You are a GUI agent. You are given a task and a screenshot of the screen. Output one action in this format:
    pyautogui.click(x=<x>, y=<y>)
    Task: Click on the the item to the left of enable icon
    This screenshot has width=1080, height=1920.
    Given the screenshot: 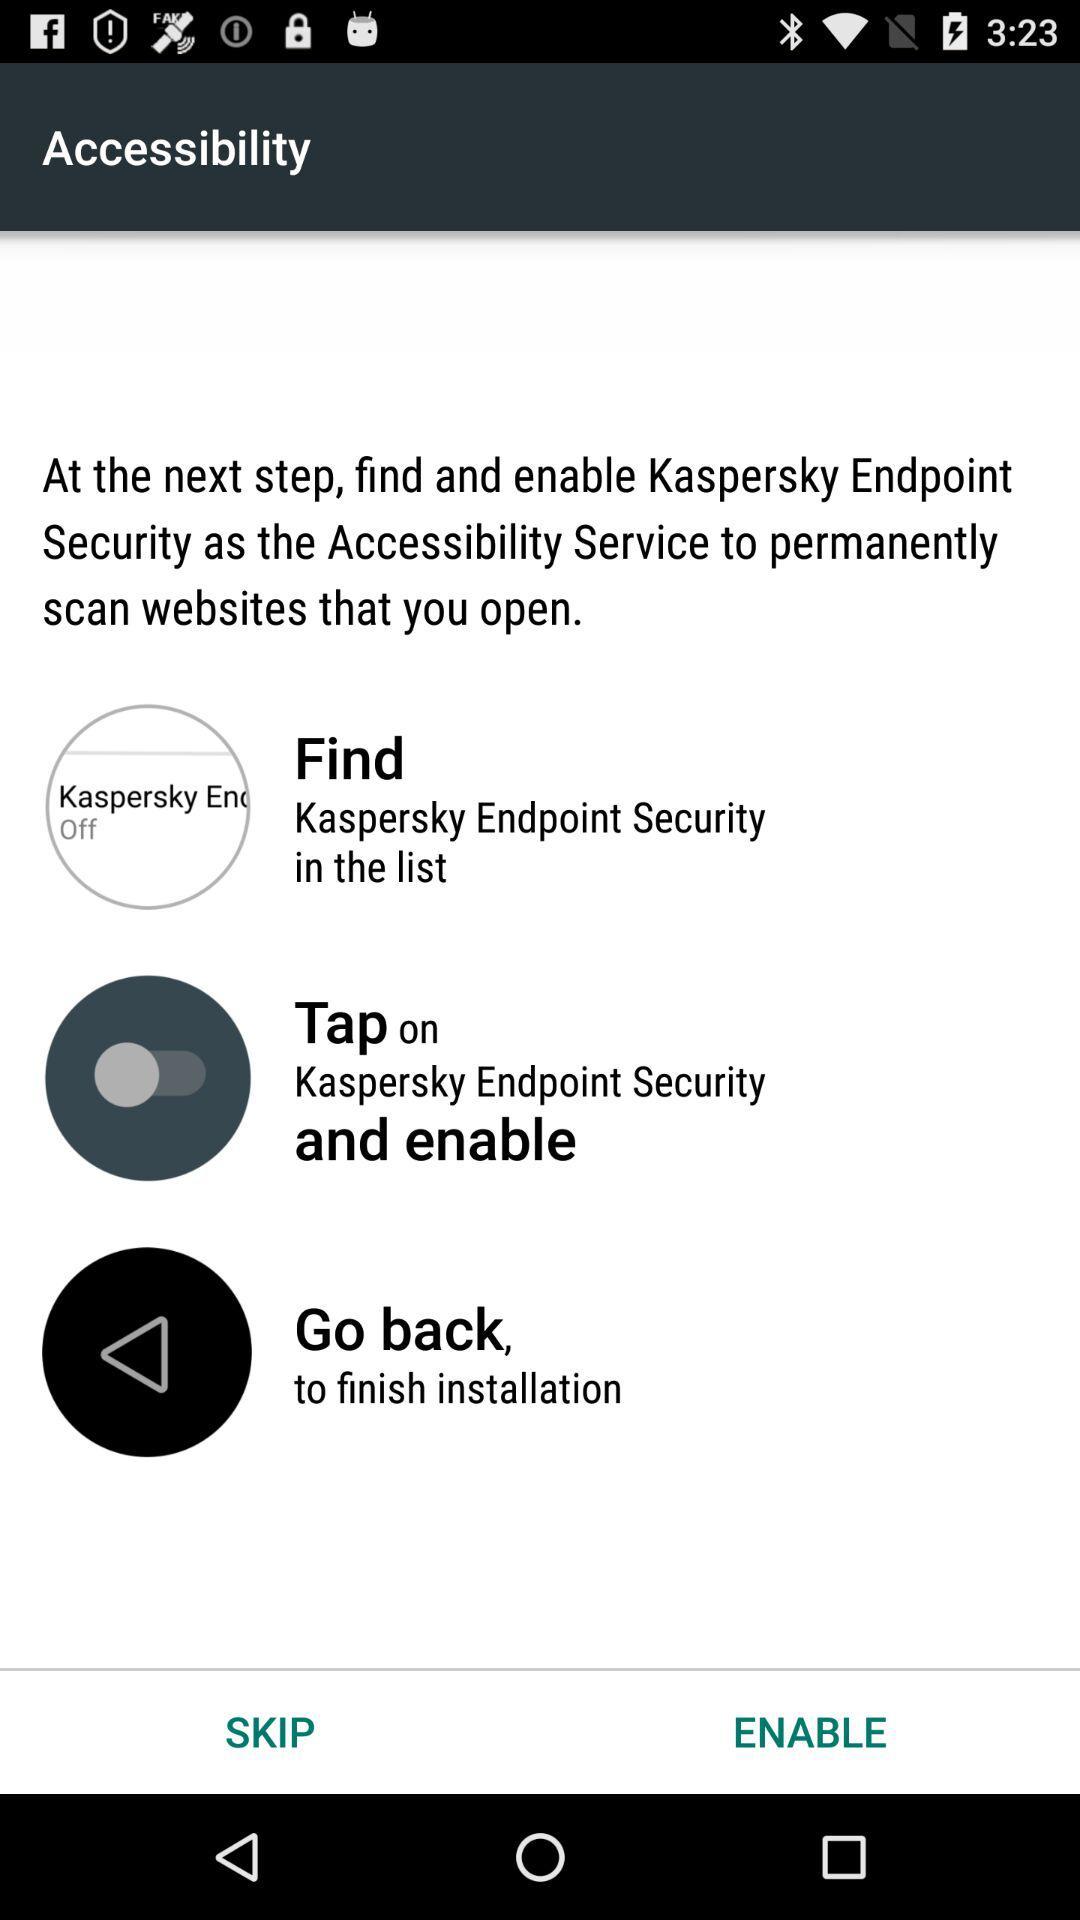 What is the action you would take?
    pyautogui.click(x=270, y=1730)
    